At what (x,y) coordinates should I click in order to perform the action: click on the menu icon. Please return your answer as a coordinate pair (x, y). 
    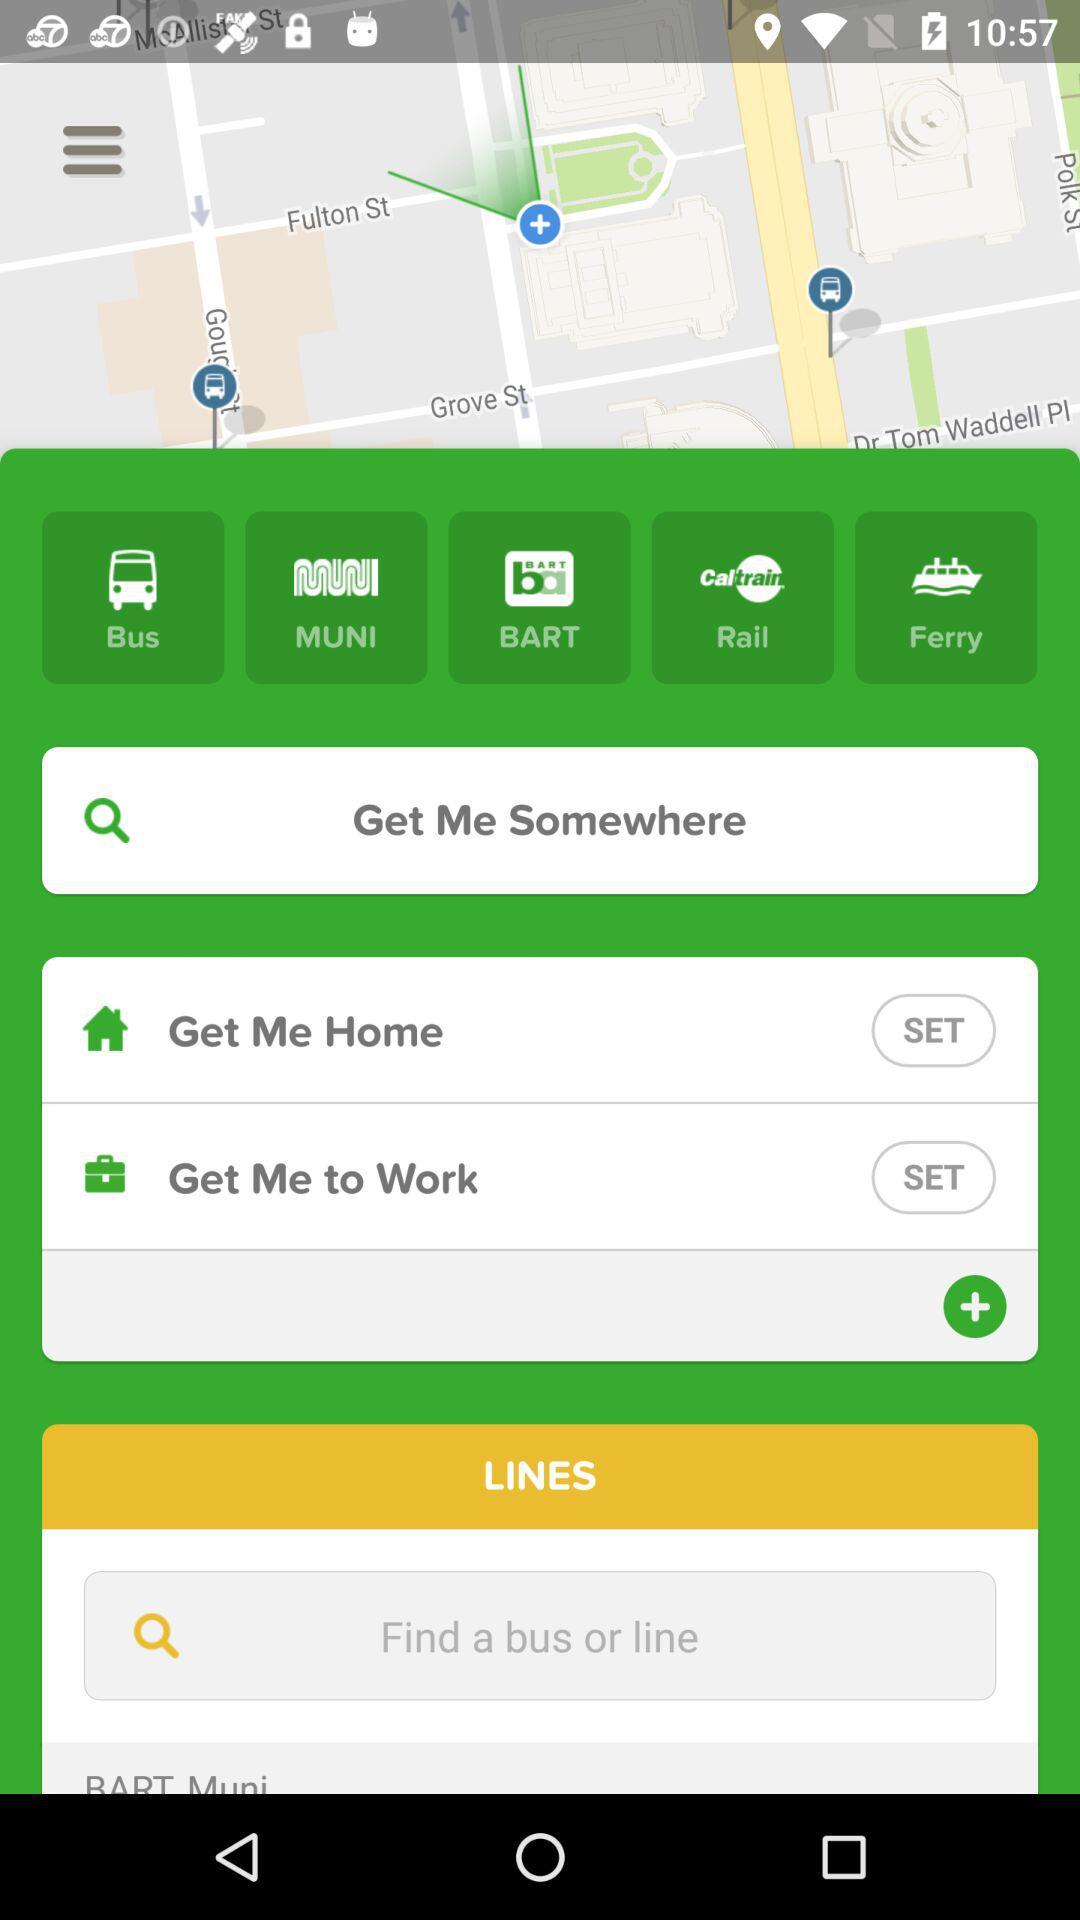
    Looking at the image, I should click on (82, 150).